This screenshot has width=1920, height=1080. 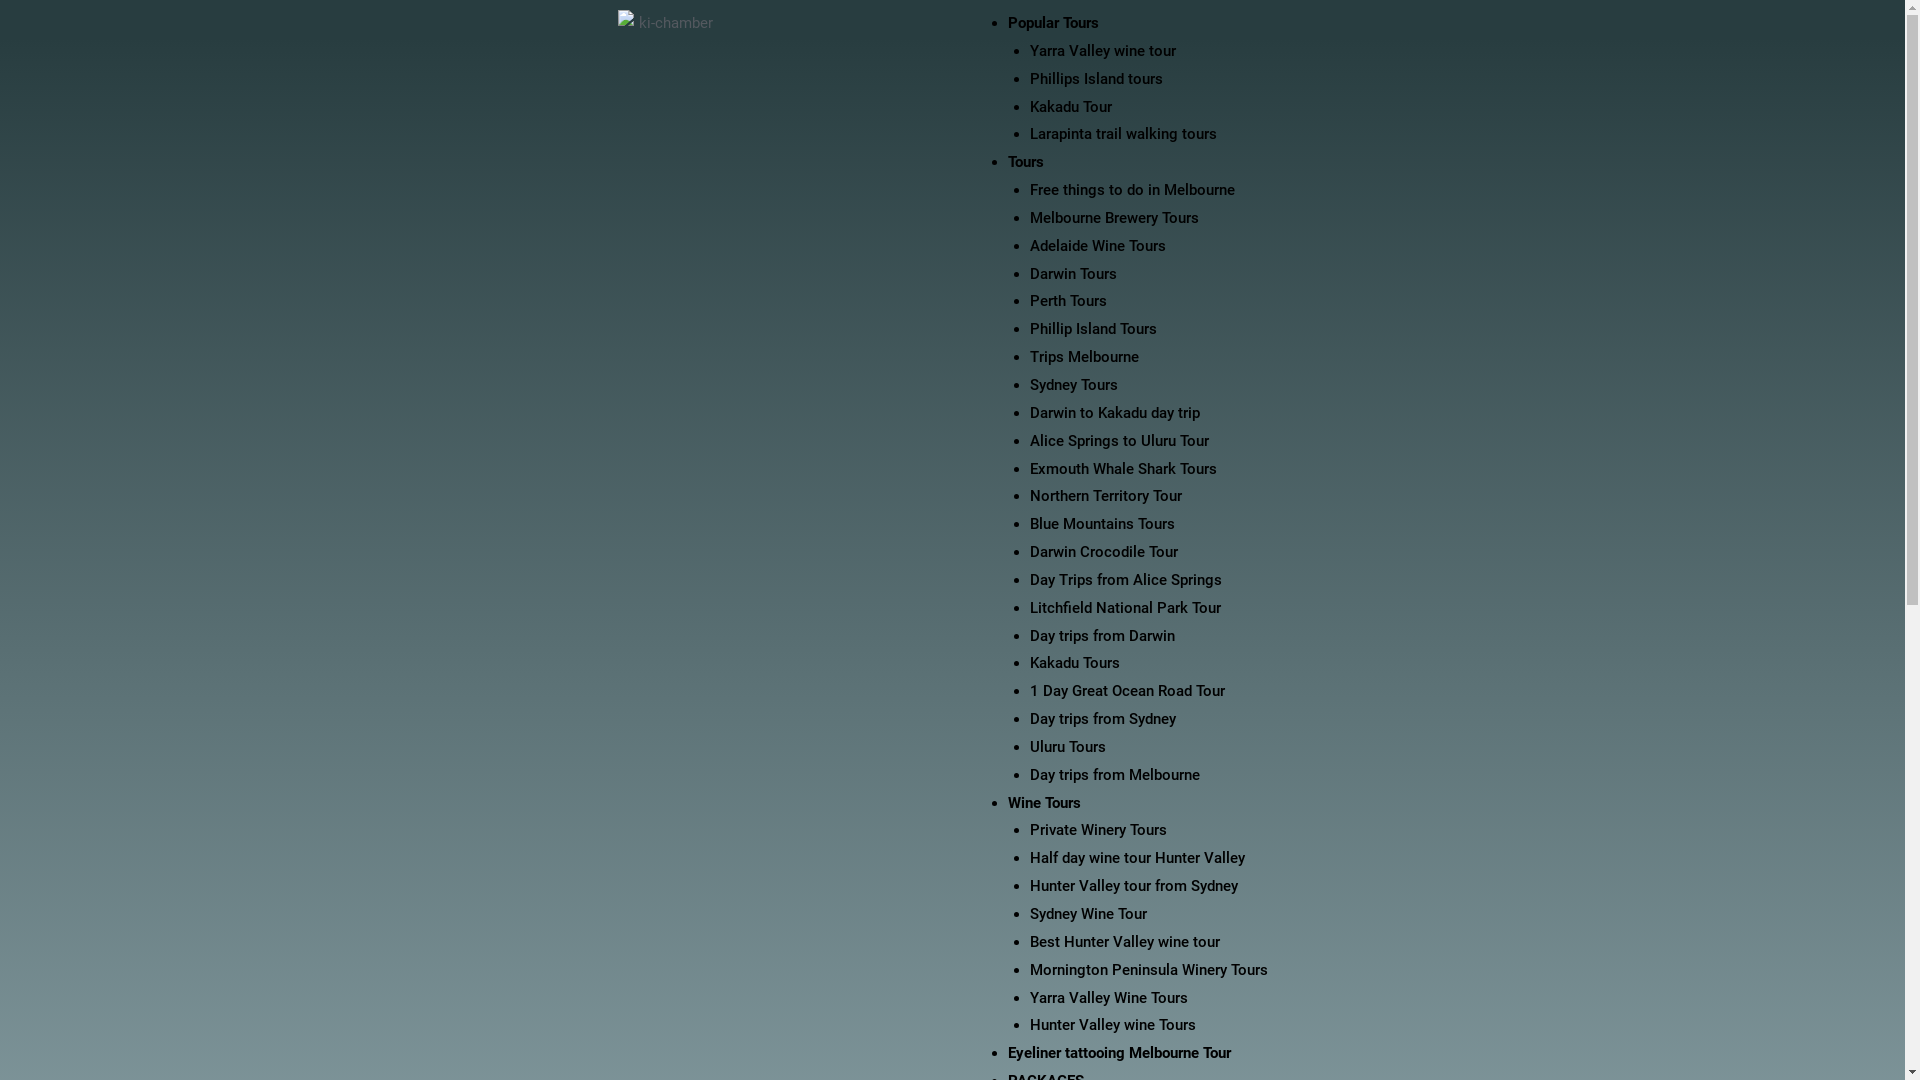 What do you see at coordinates (1026, 161) in the screenshot?
I see `'Tours'` at bounding box center [1026, 161].